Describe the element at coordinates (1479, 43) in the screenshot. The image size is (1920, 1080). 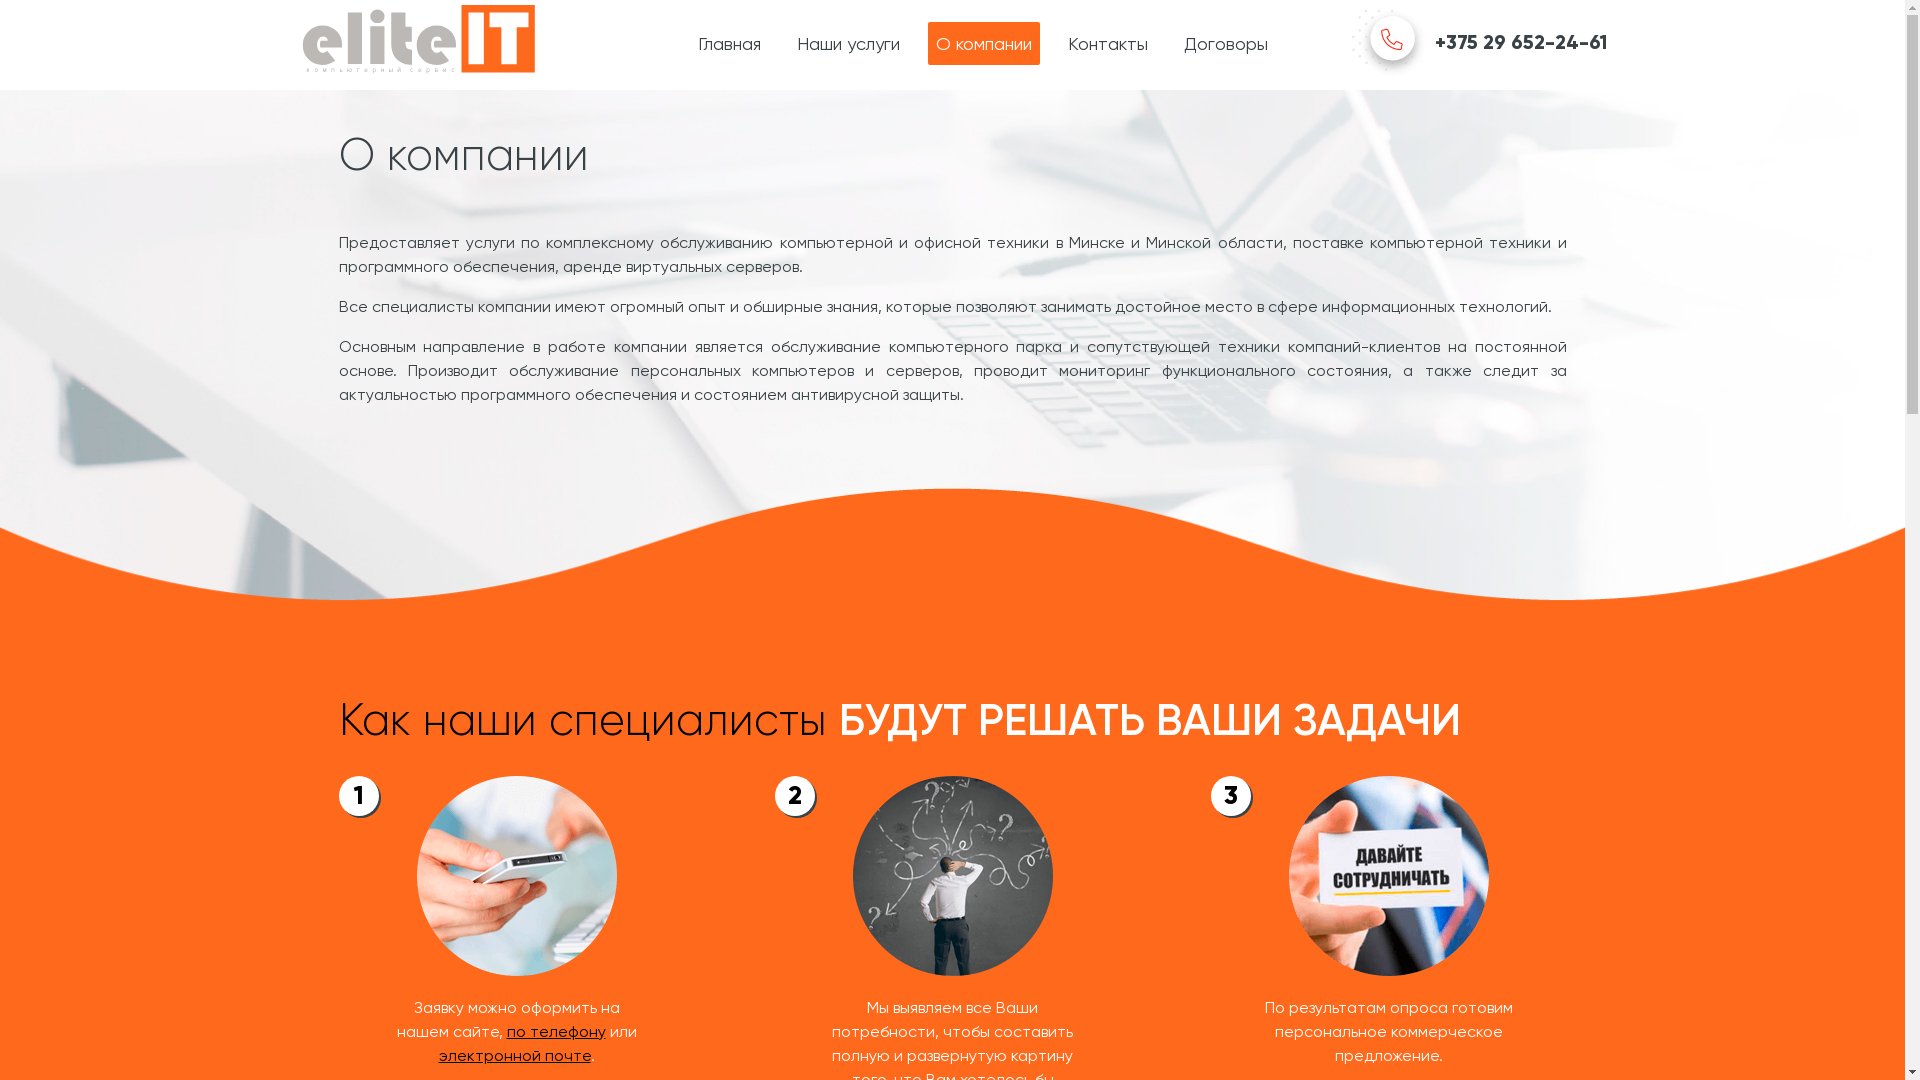
I see `'+375 29 652-24-61'` at that location.